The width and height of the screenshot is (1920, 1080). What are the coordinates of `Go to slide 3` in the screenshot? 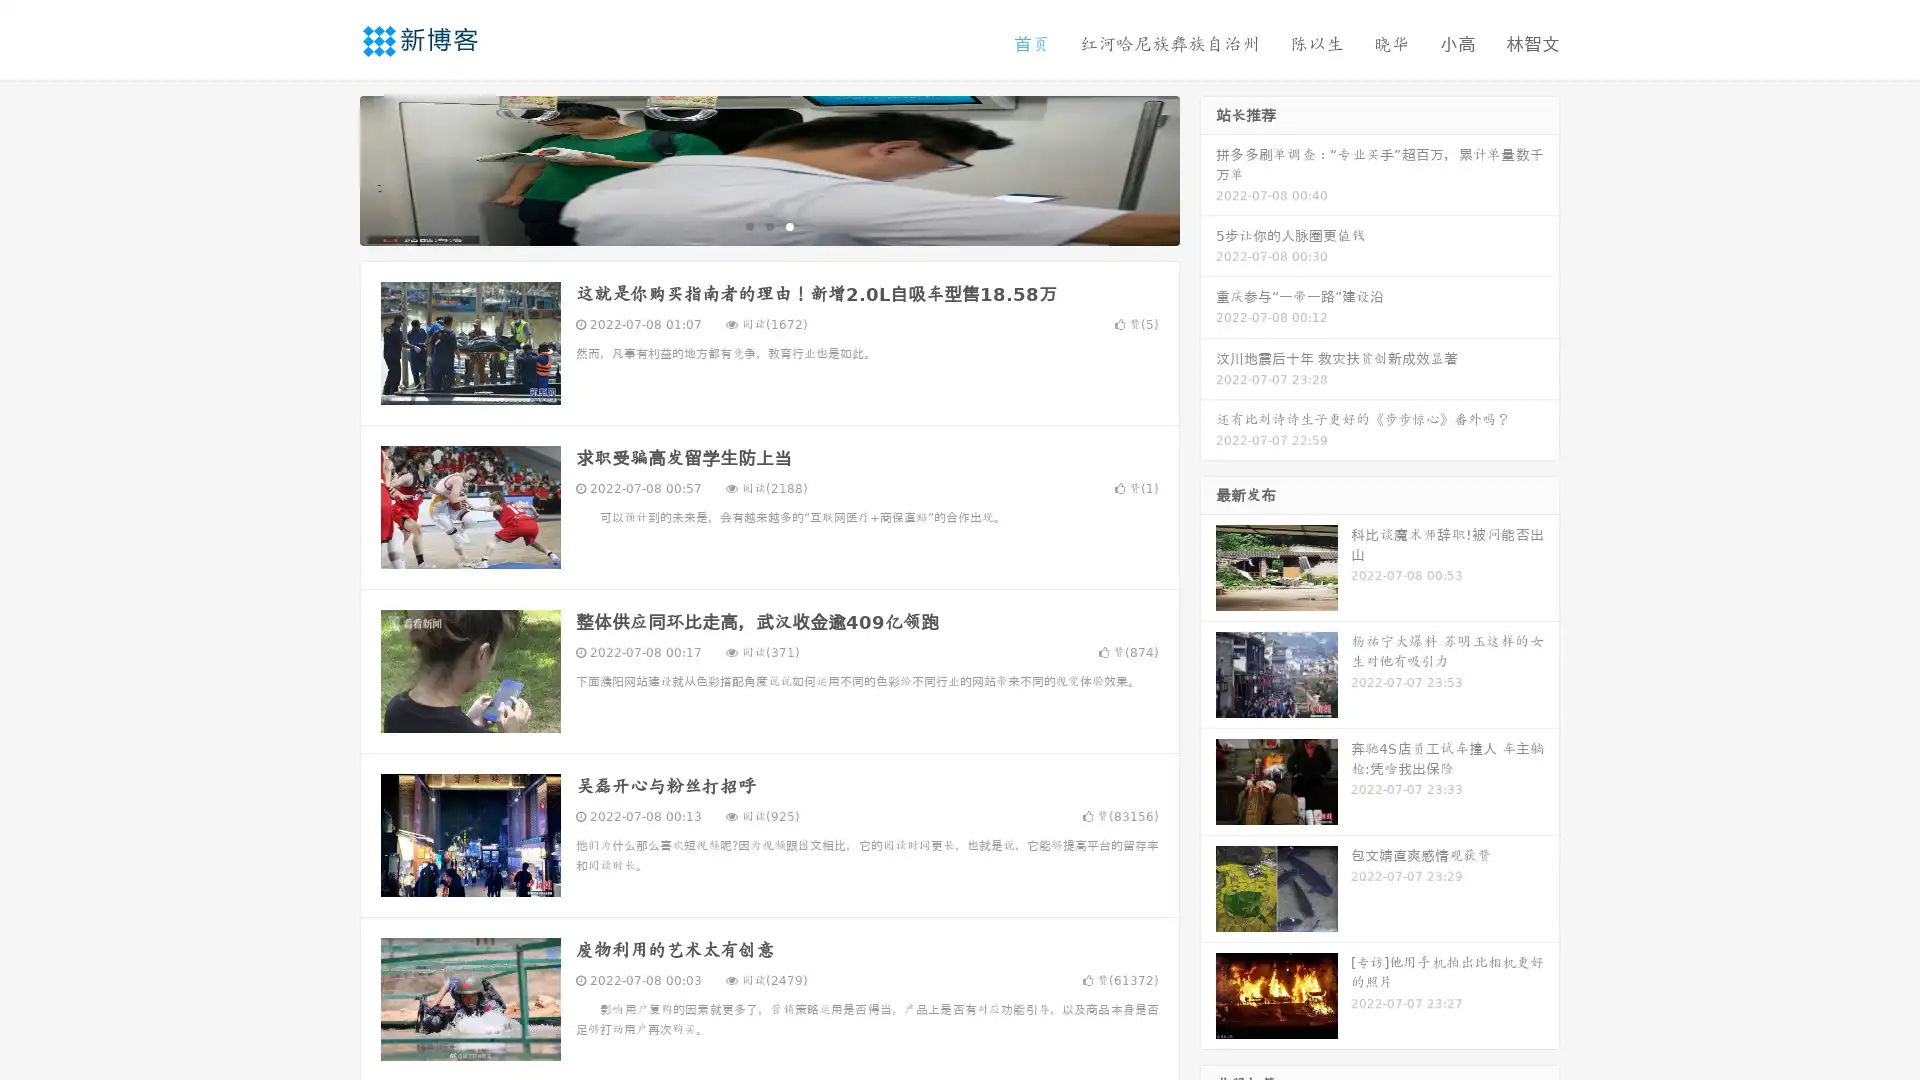 It's located at (789, 225).